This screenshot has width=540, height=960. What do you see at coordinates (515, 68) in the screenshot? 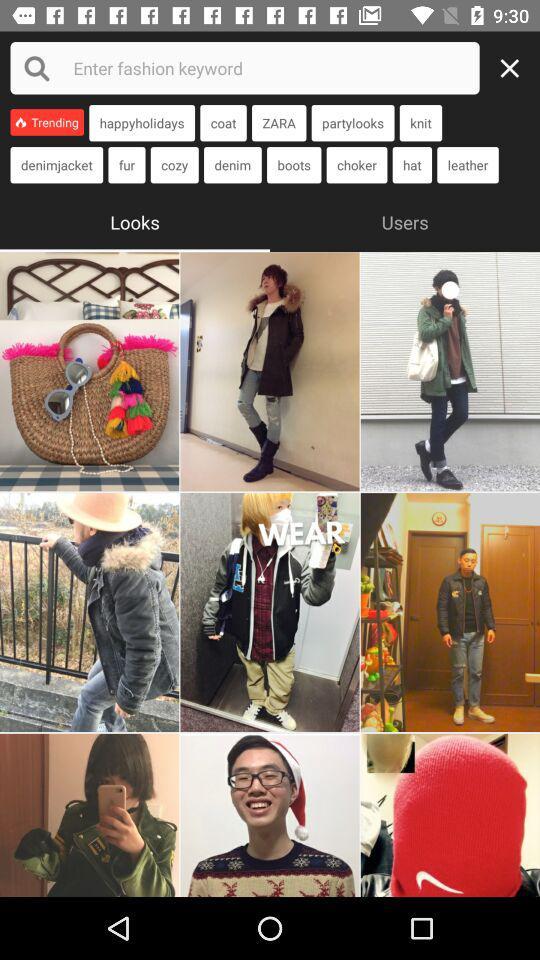
I see `restart your search` at bounding box center [515, 68].